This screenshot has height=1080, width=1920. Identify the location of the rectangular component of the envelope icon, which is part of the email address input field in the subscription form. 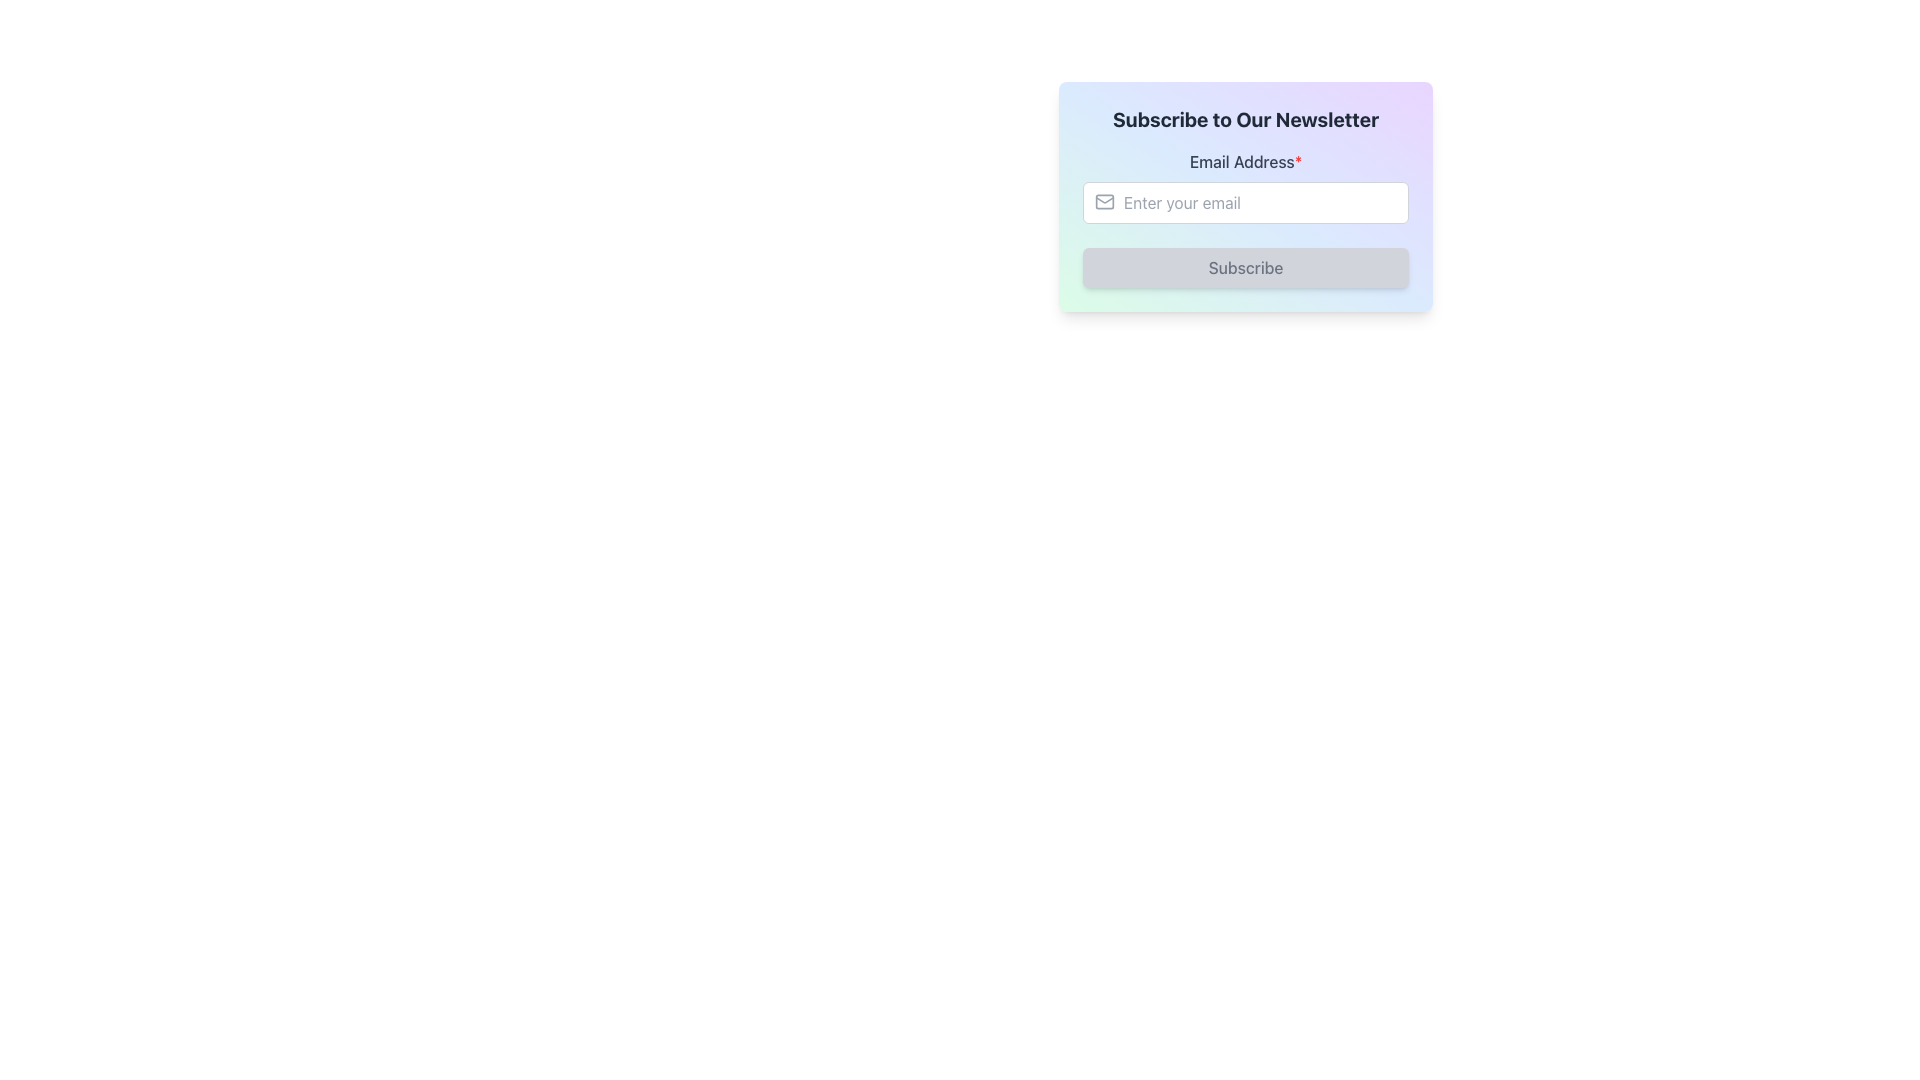
(1103, 201).